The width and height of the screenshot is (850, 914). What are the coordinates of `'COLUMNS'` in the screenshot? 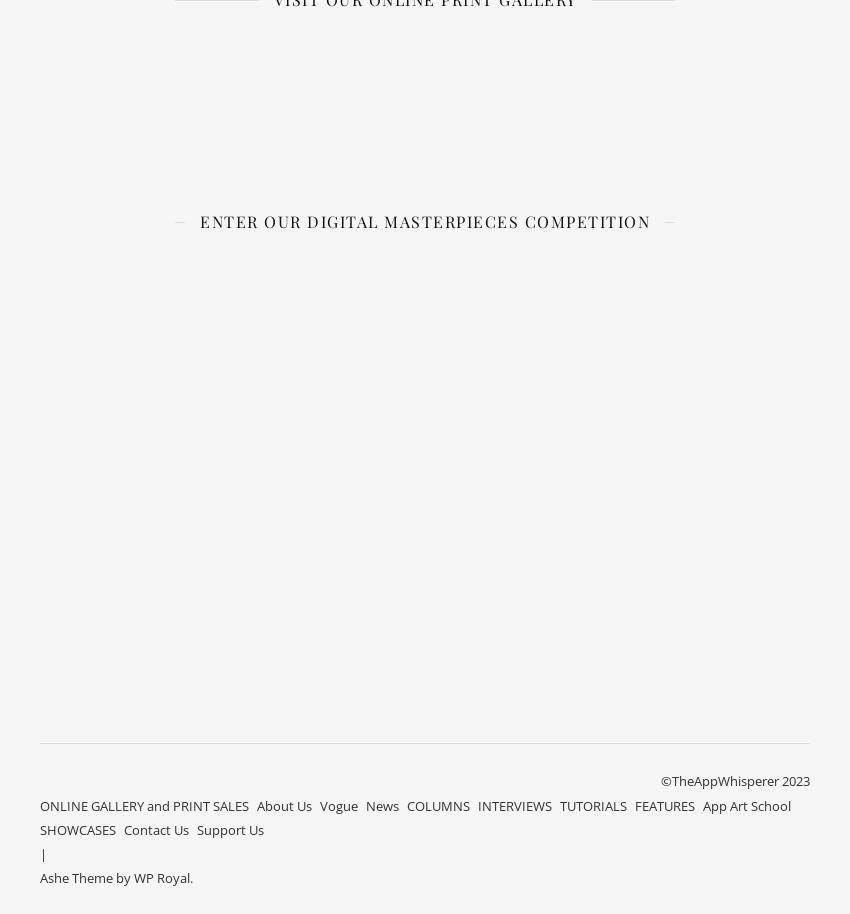 It's located at (437, 803).